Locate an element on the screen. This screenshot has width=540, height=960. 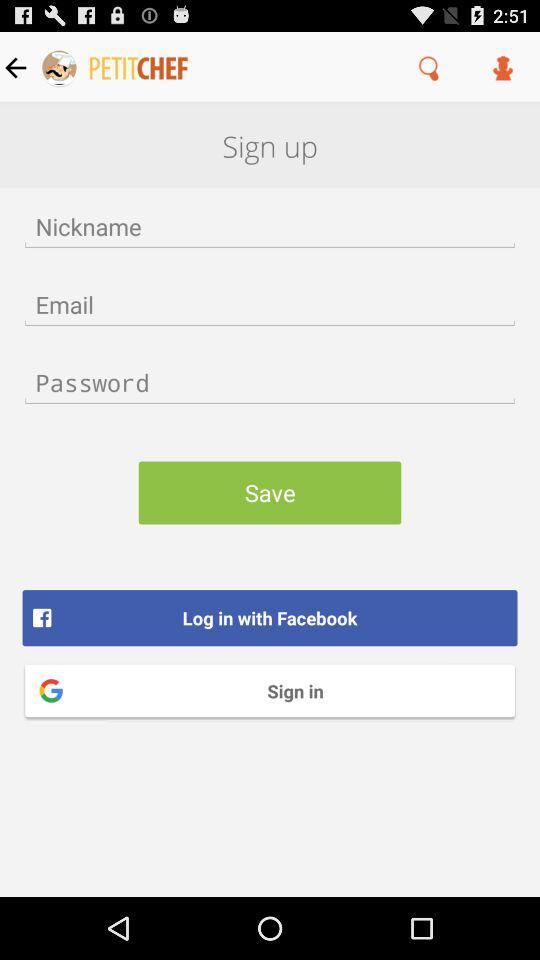
the item above the sign in icon is located at coordinates (270, 617).